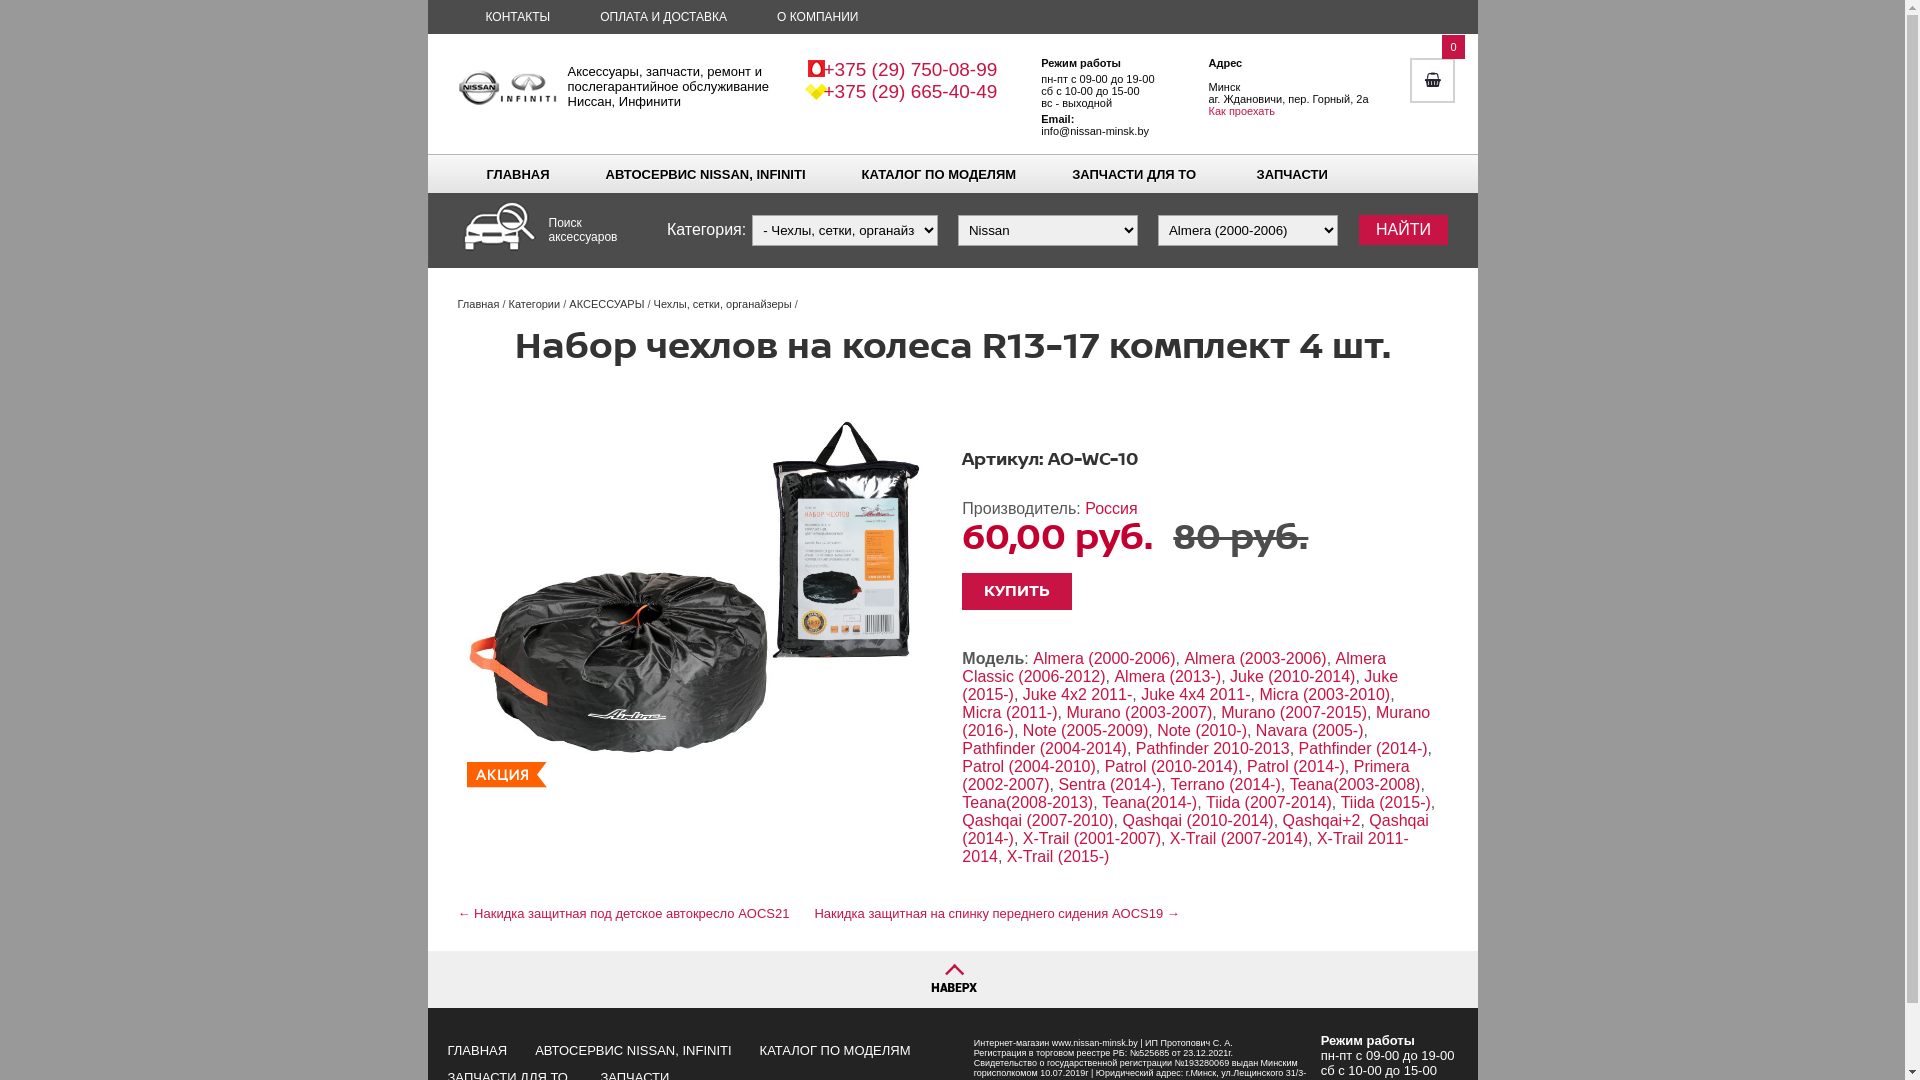 This screenshot has width=1920, height=1080. I want to click on 'Murano (2016-)', so click(1195, 721).